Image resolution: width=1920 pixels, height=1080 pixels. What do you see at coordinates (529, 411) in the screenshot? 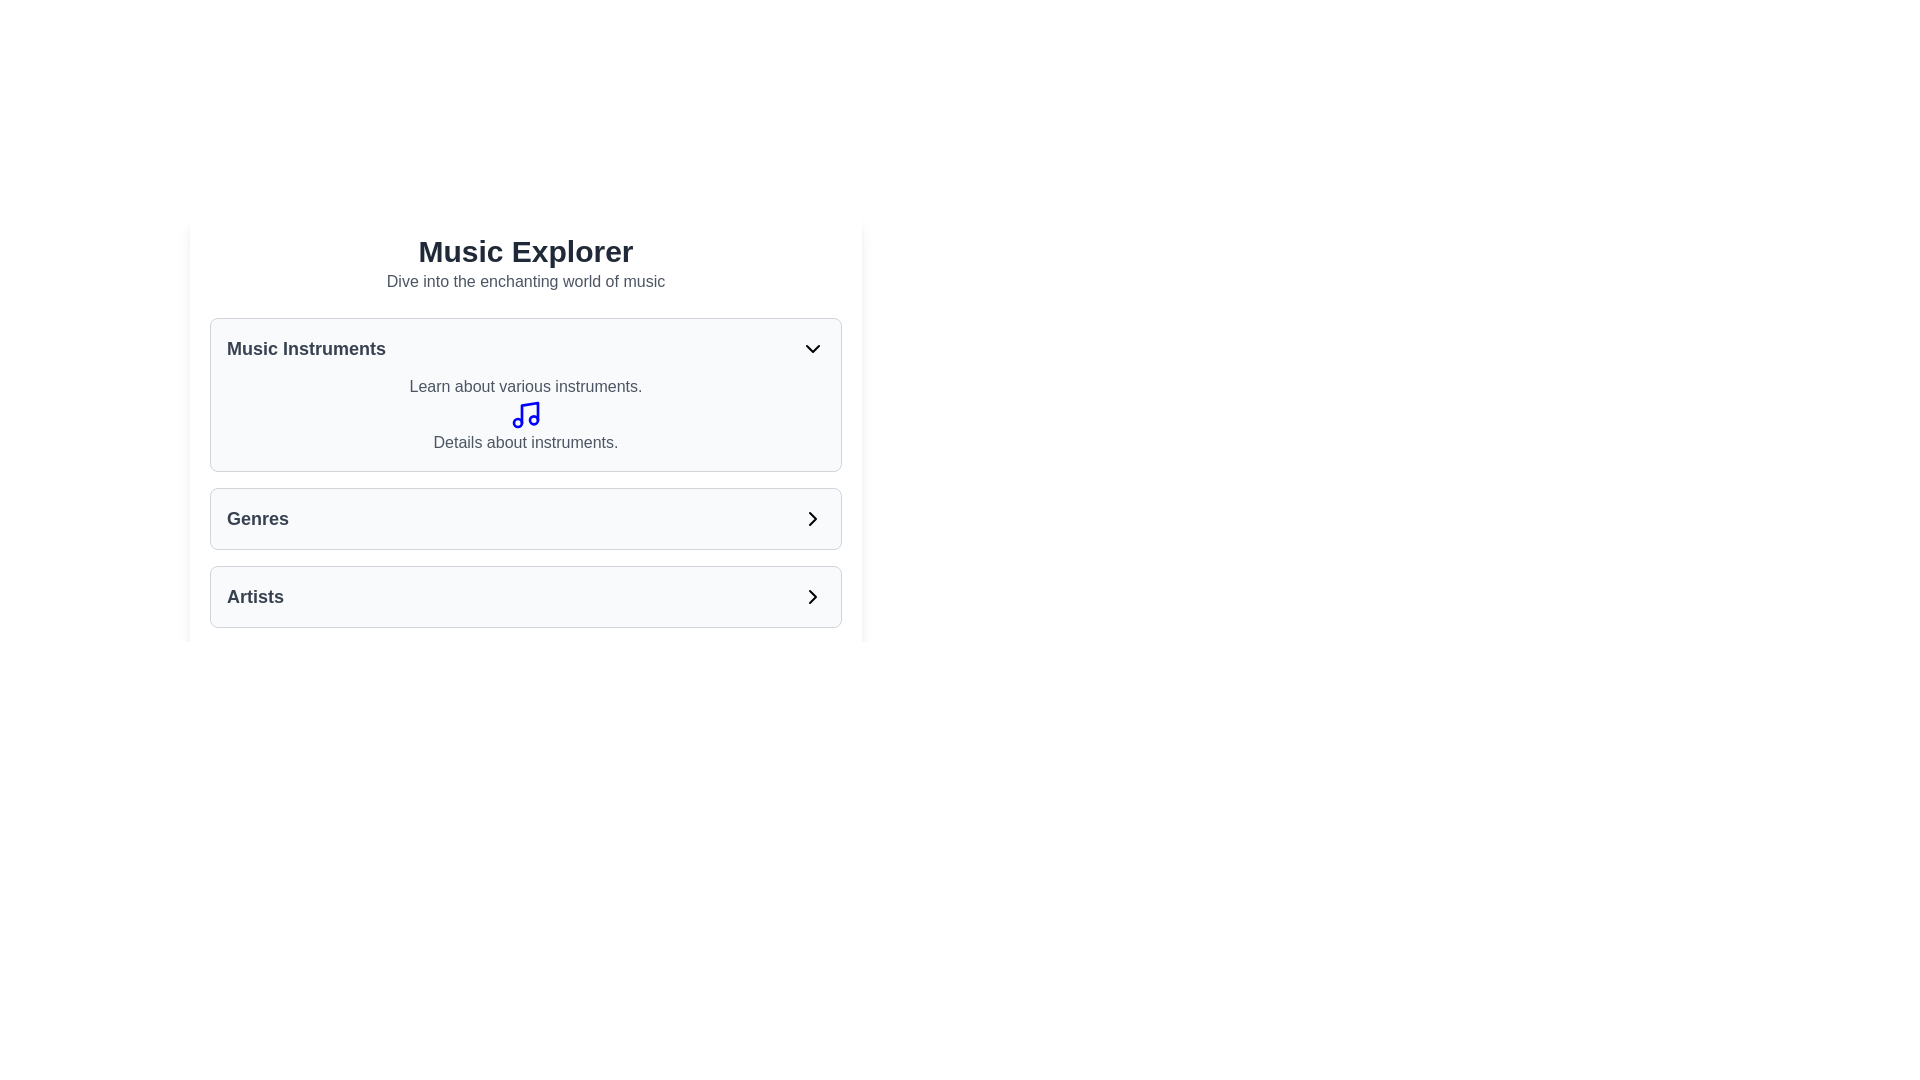
I see `the diagonal line resembling a musical note's stem, styled with a blue stroke, located within the 'Music Instruments' card under the 'Music Explorer' title` at bounding box center [529, 411].